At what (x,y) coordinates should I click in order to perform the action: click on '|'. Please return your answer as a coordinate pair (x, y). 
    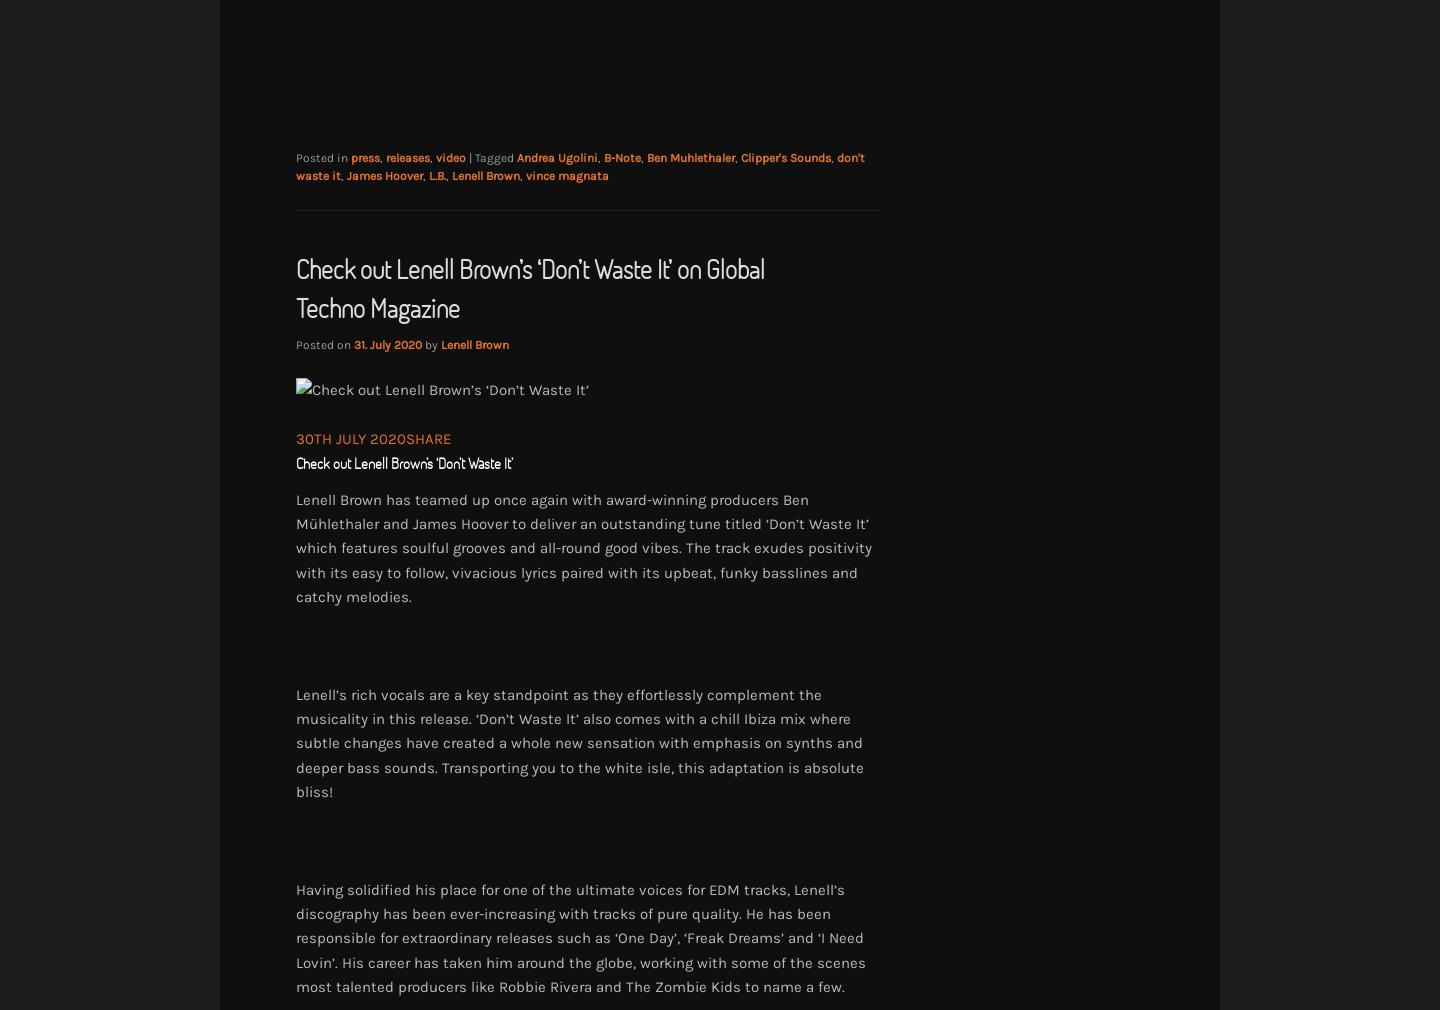
    Looking at the image, I should click on (472, 156).